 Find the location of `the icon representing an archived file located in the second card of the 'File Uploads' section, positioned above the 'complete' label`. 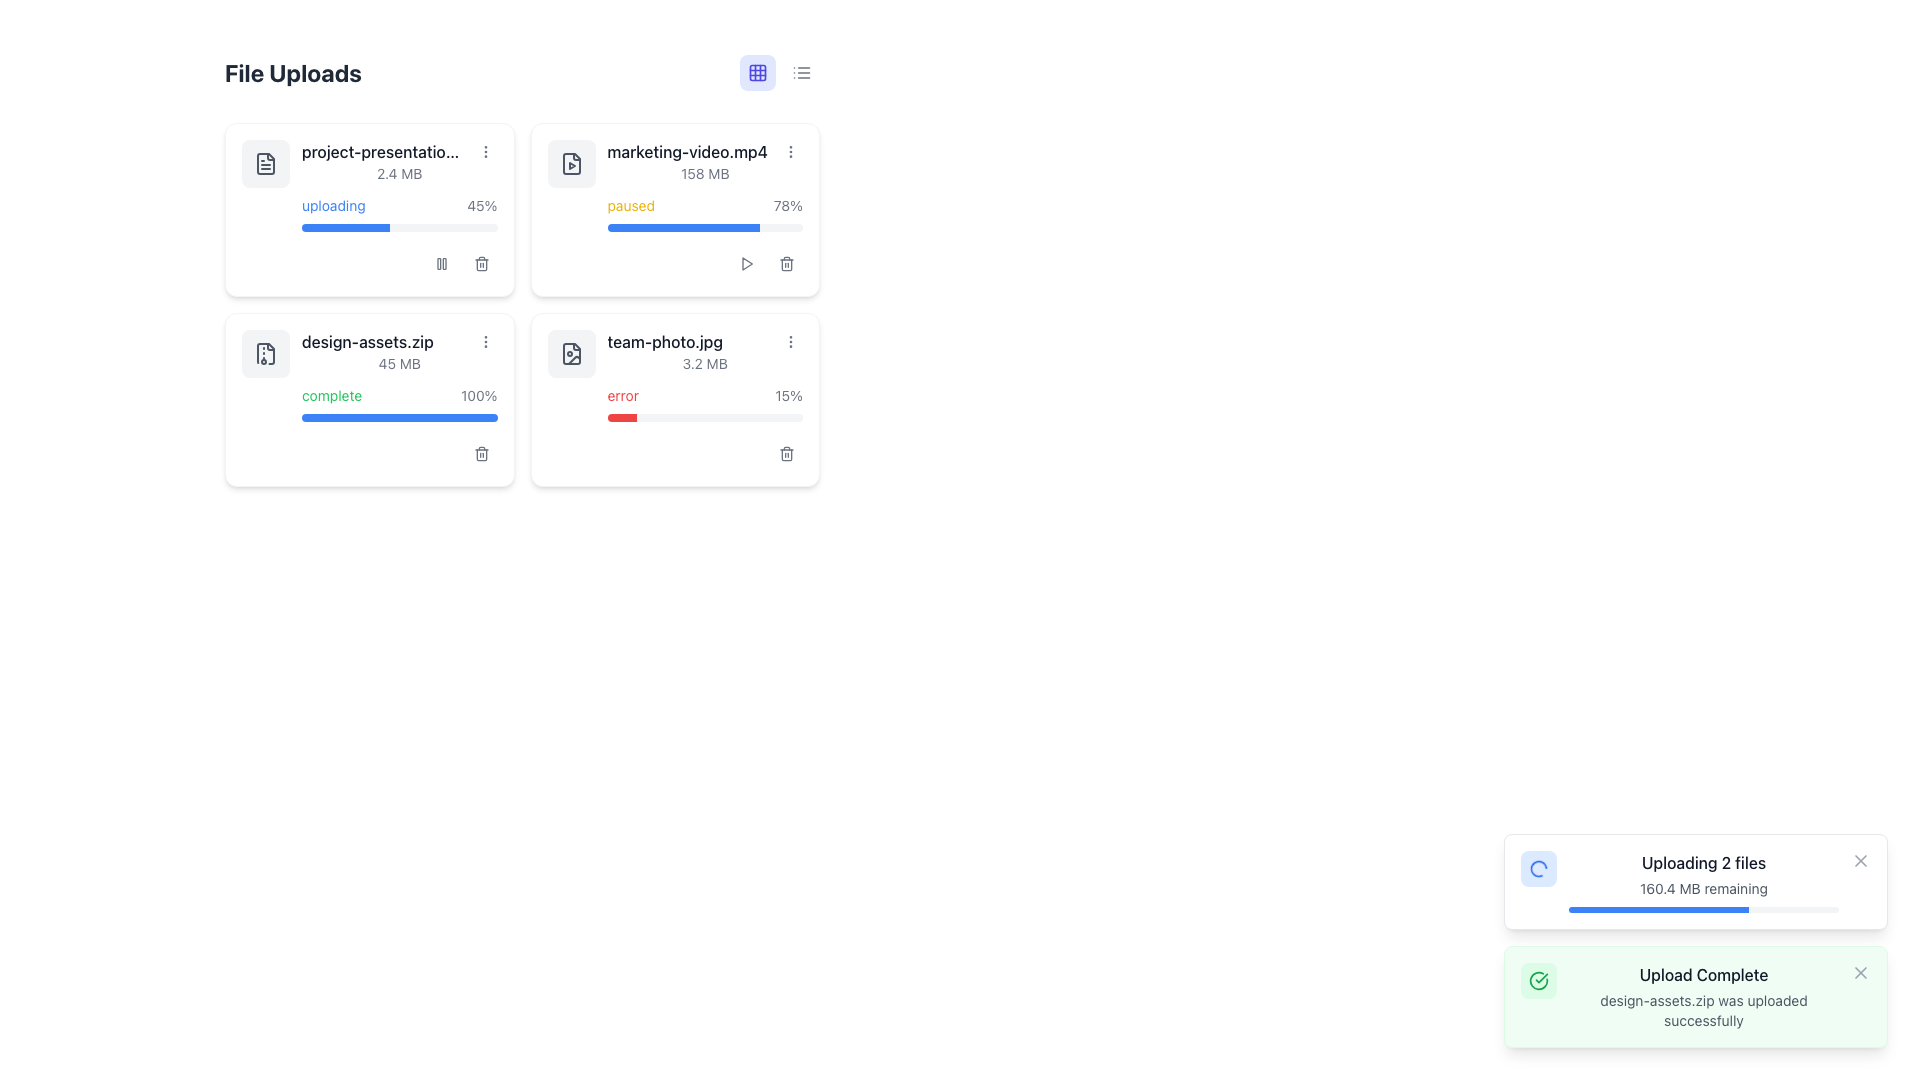

the icon representing an archived file located in the second card of the 'File Uploads' section, positioned above the 'complete' label is located at coordinates (264, 353).